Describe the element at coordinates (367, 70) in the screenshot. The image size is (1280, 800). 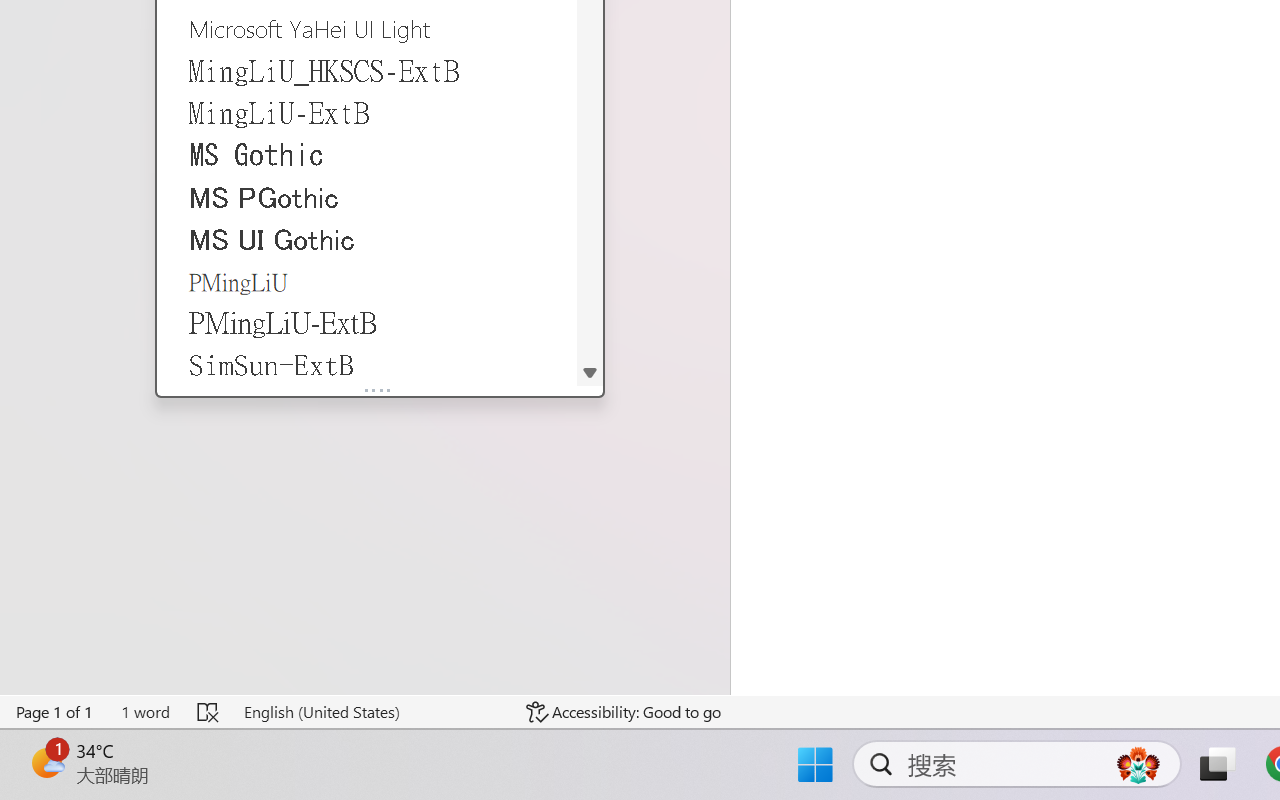
I see `'MingLiU_HKSCS-ExtB'` at that location.